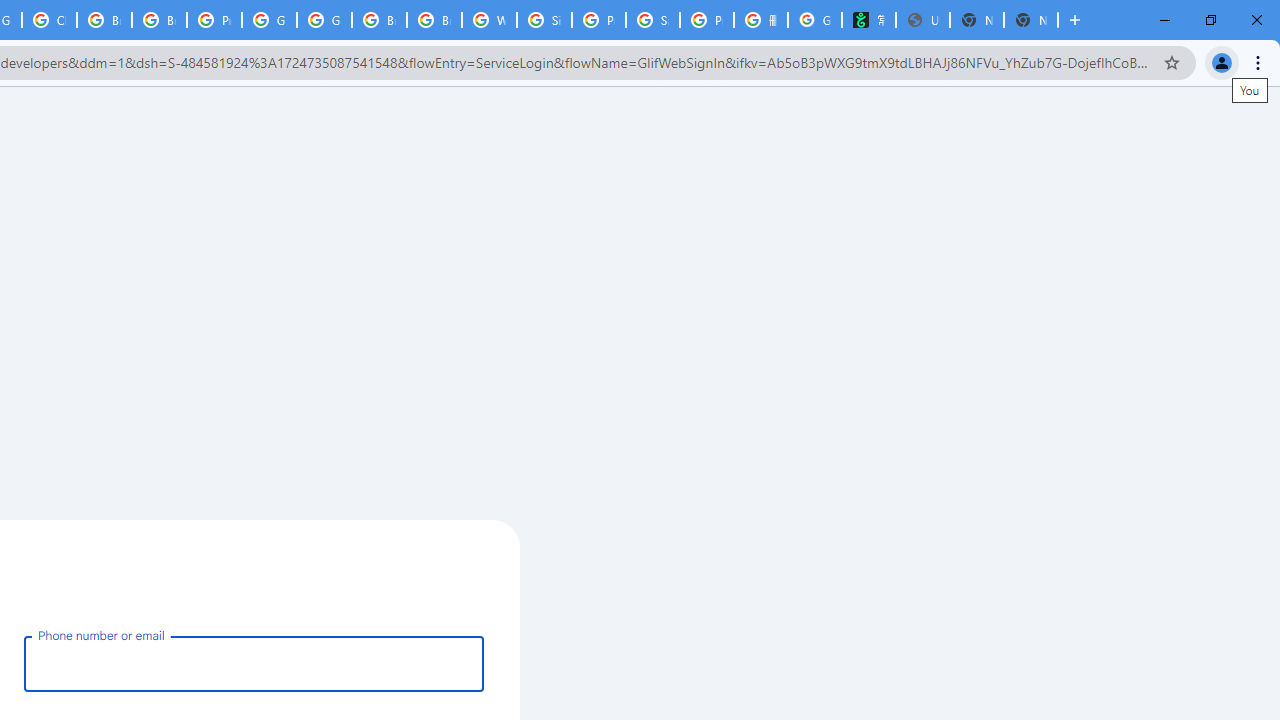  What do you see at coordinates (253, 663) in the screenshot?
I see `'Phone number or email'` at bounding box center [253, 663].